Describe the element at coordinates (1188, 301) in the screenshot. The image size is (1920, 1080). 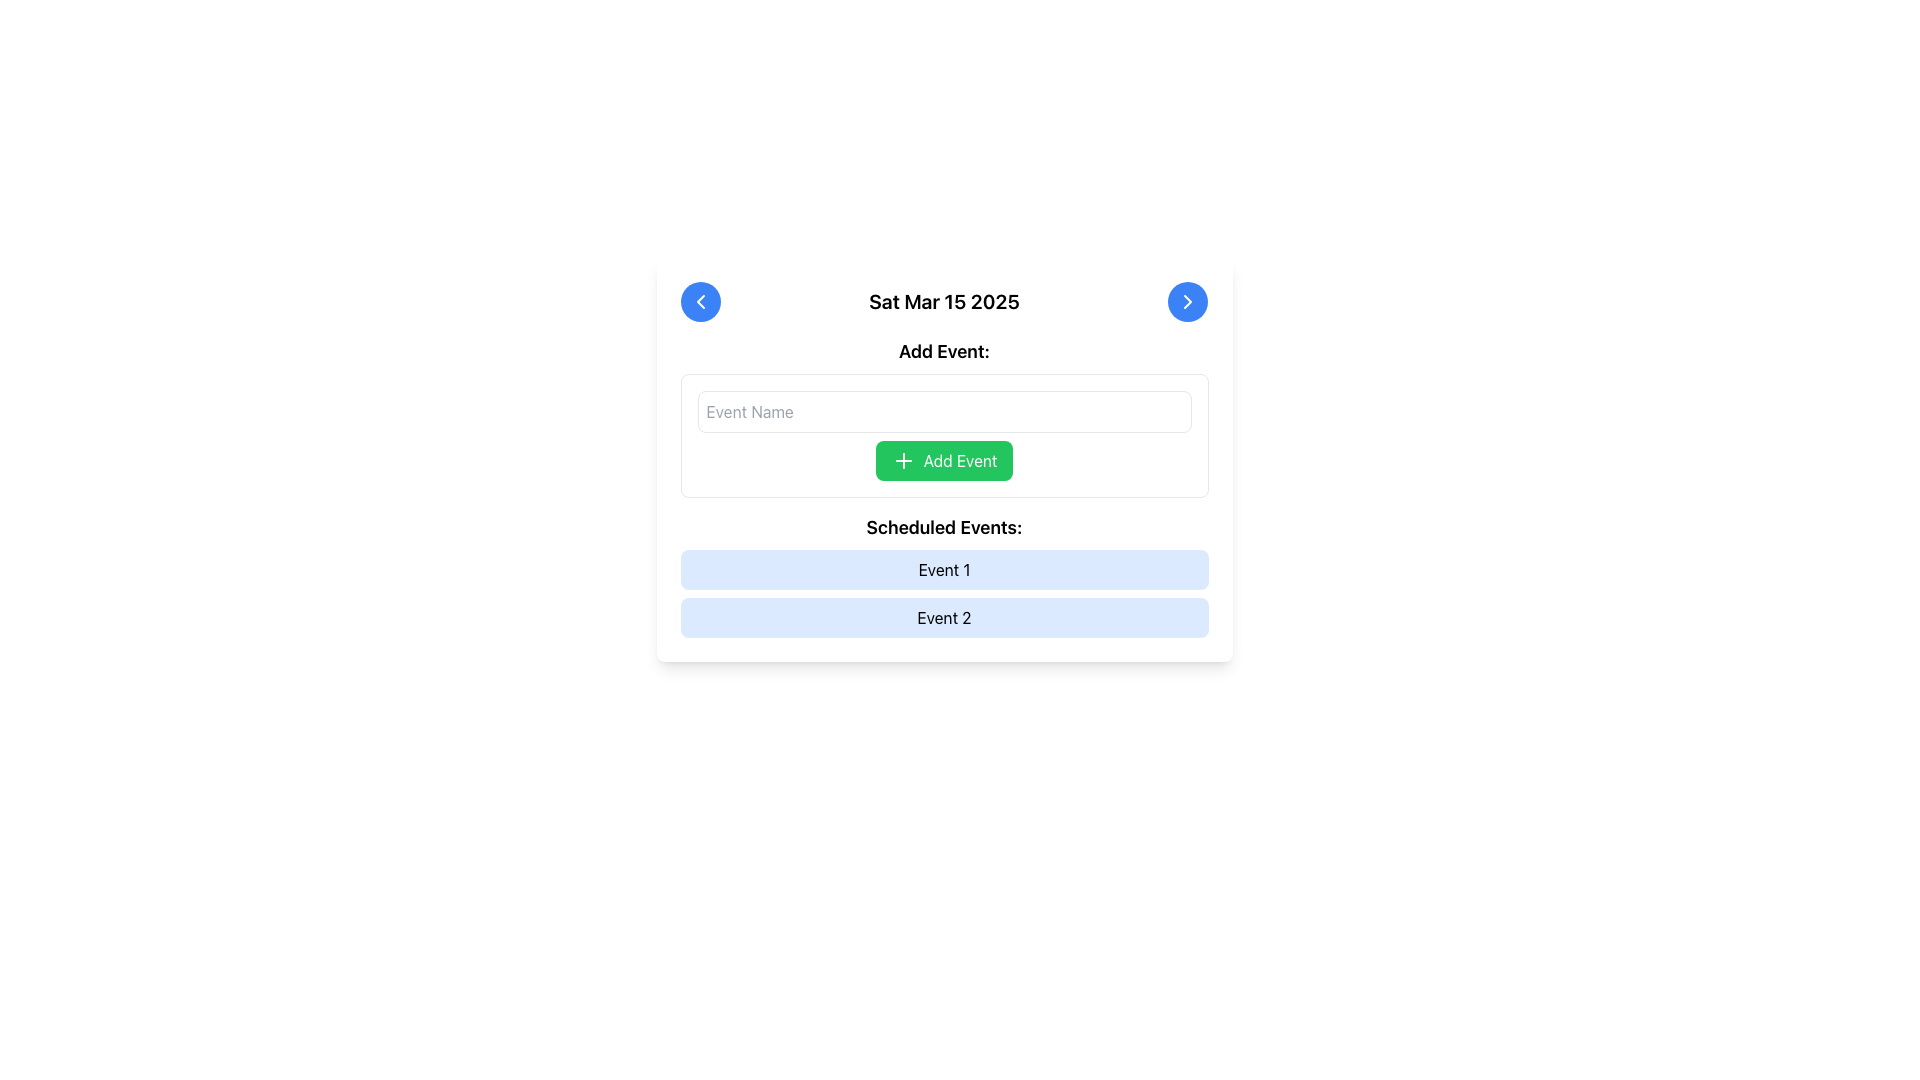
I see `the button located to the far right of the header section, next to the text 'Sat Mar 15 2025'` at that location.